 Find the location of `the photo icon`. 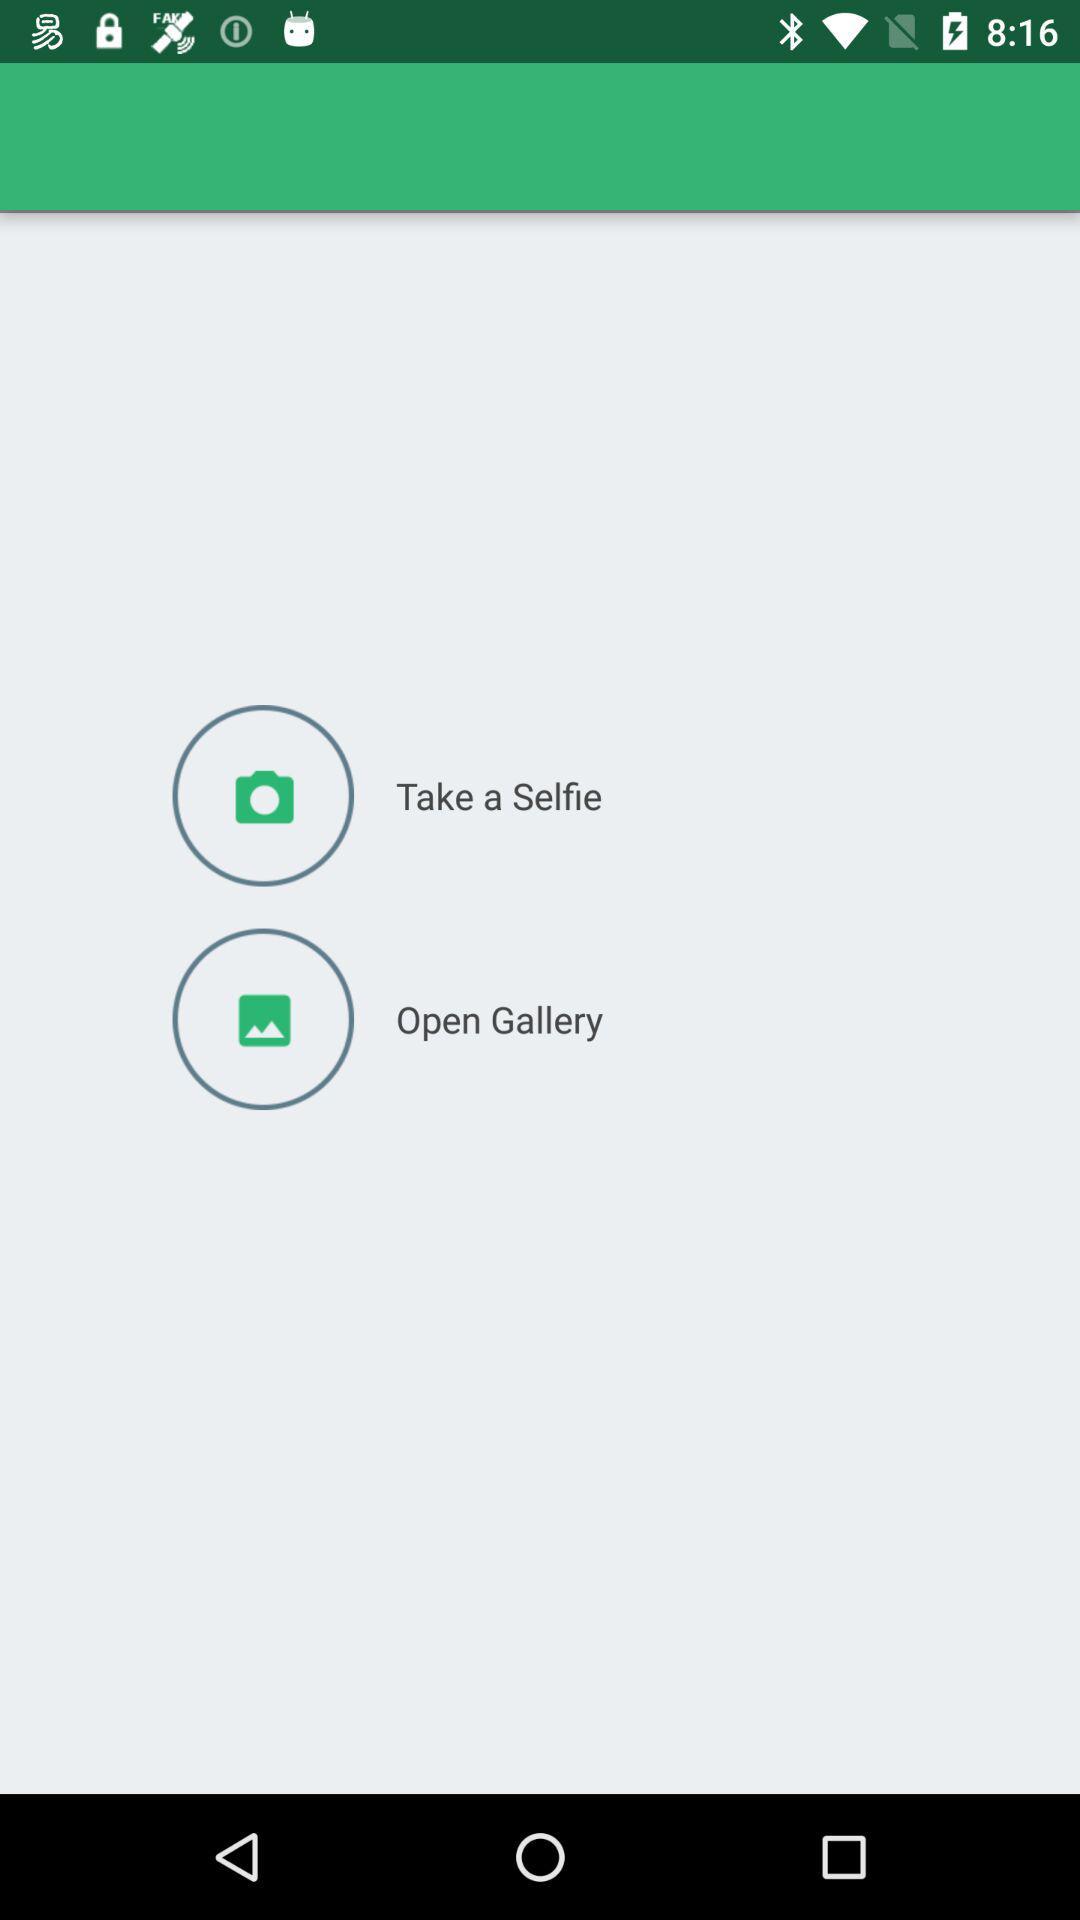

the photo icon is located at coordinates (262, 794).